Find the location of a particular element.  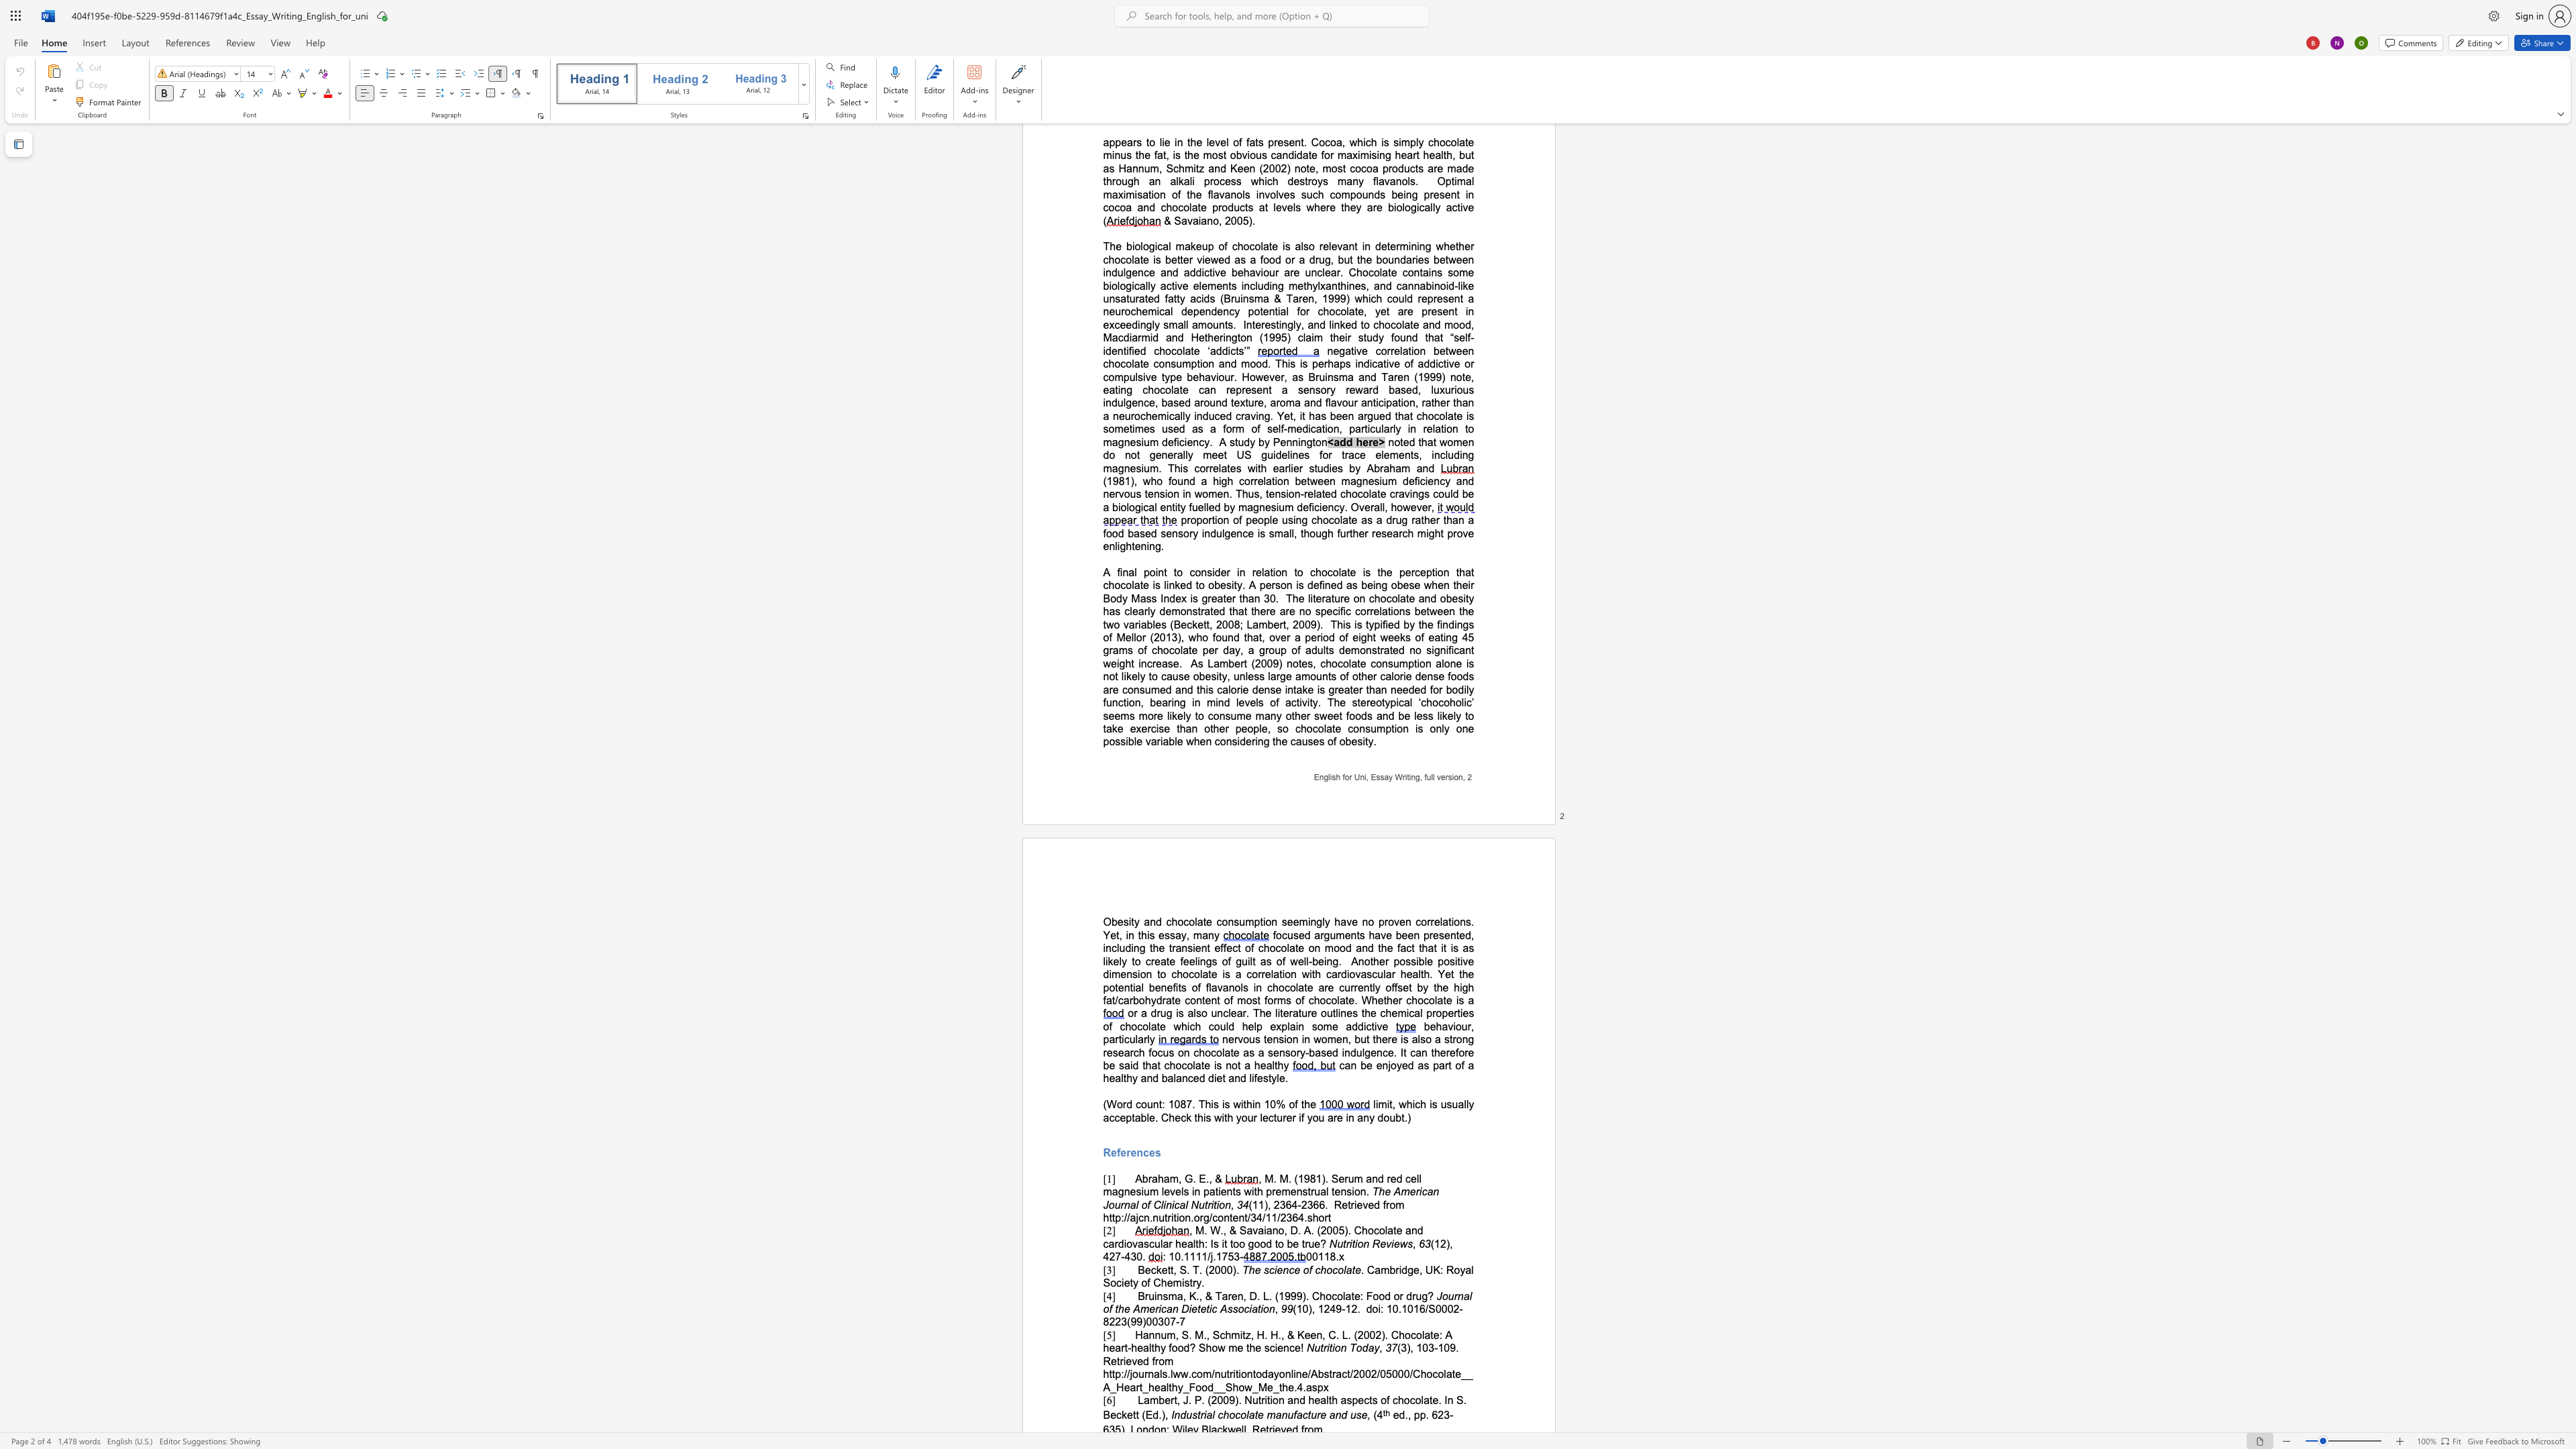

the subset text "ents with premenstrual tensi" within the text ", M. M. (1981). Serum and red cell magnesium levels in patients with premenstrual tension." is located at coordinates (1220, 1190).